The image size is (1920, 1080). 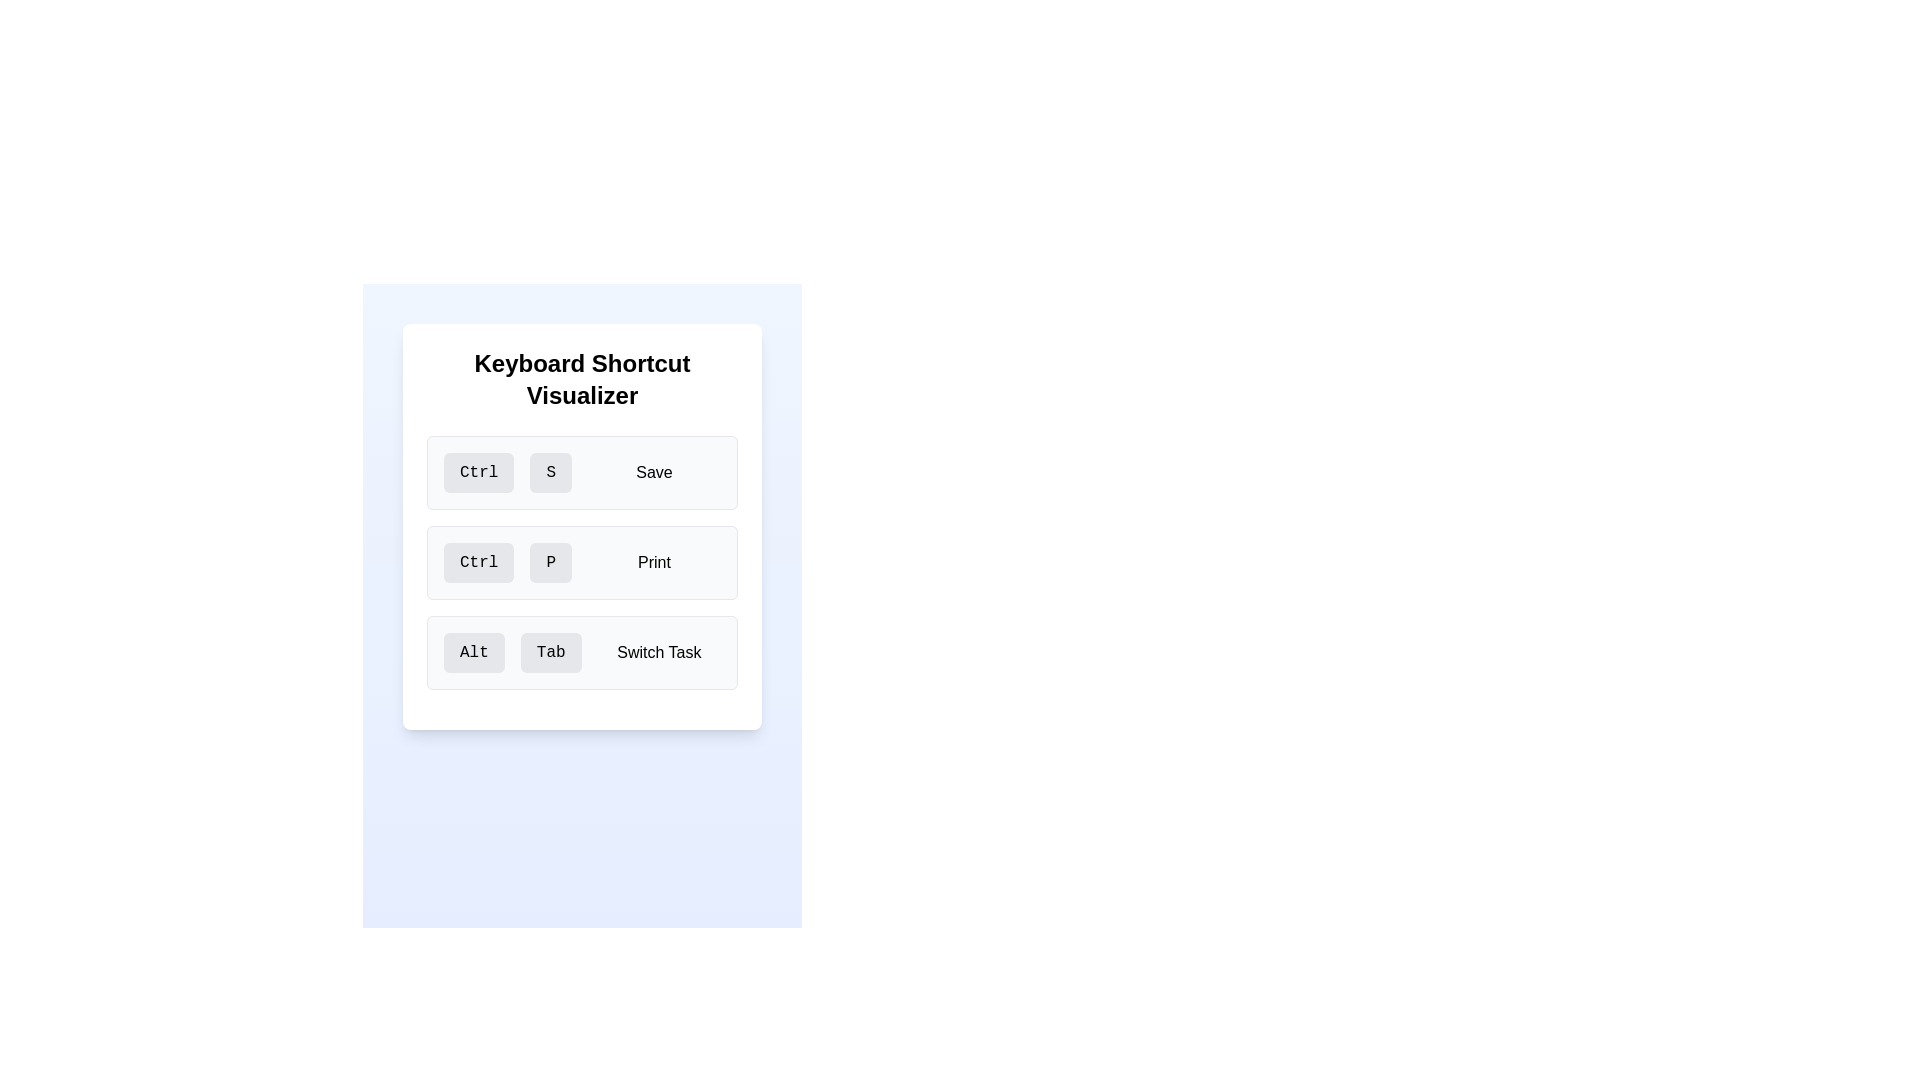 What do you see at coordinates (581, 652) in the screenshot?
I see `the 'Alt' button within the Composite widget that has a light gray background and contains buttons and labels` at bounding box center [581, 652].